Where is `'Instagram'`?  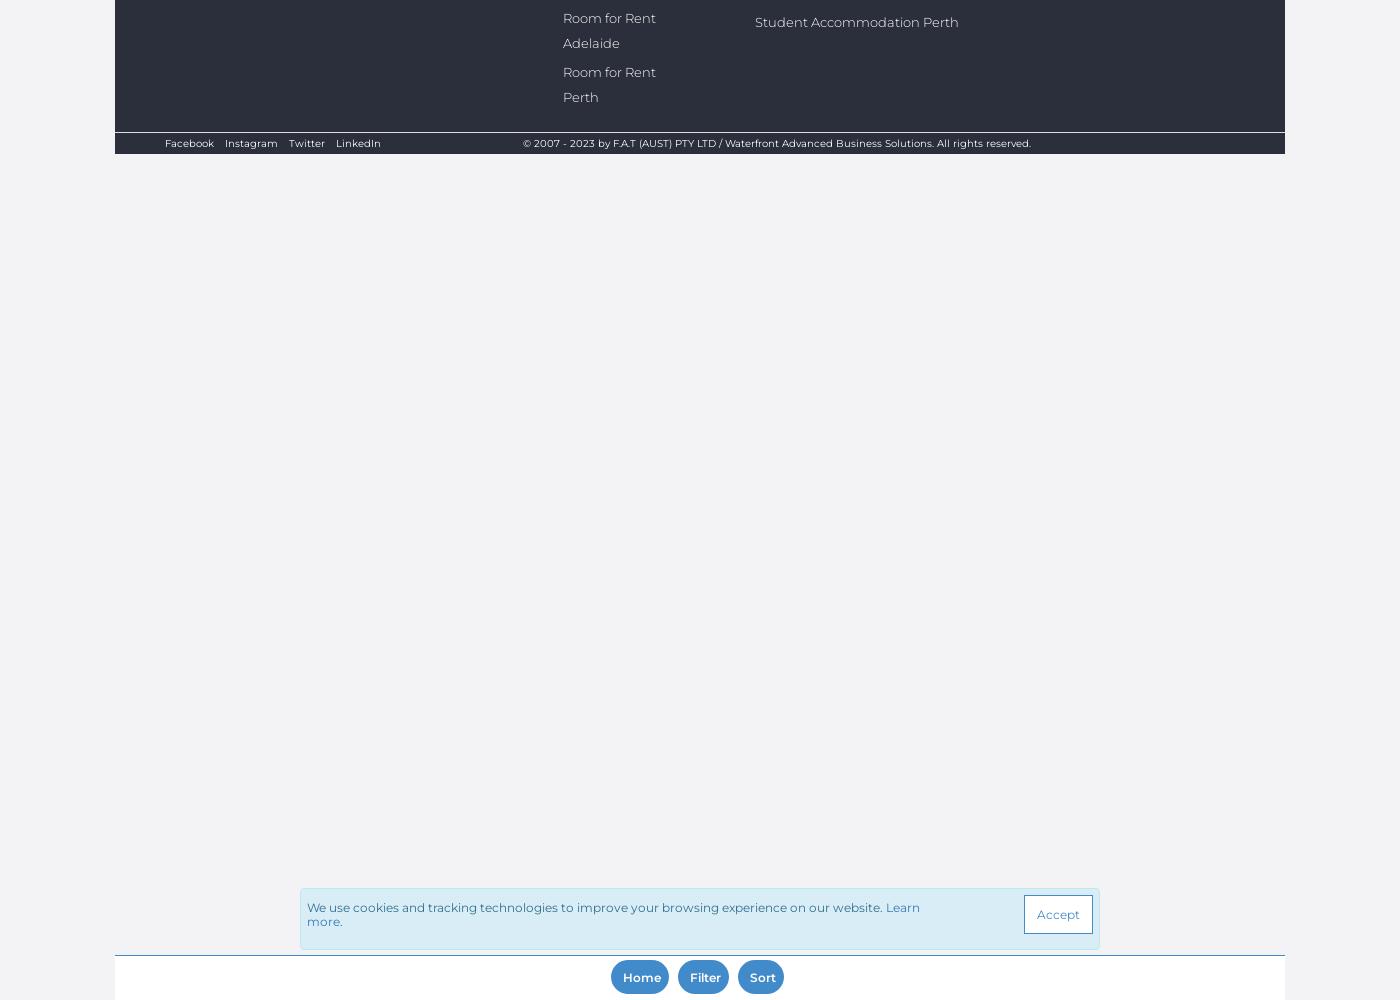
'Instagram' is located at coordinates (251, 143).